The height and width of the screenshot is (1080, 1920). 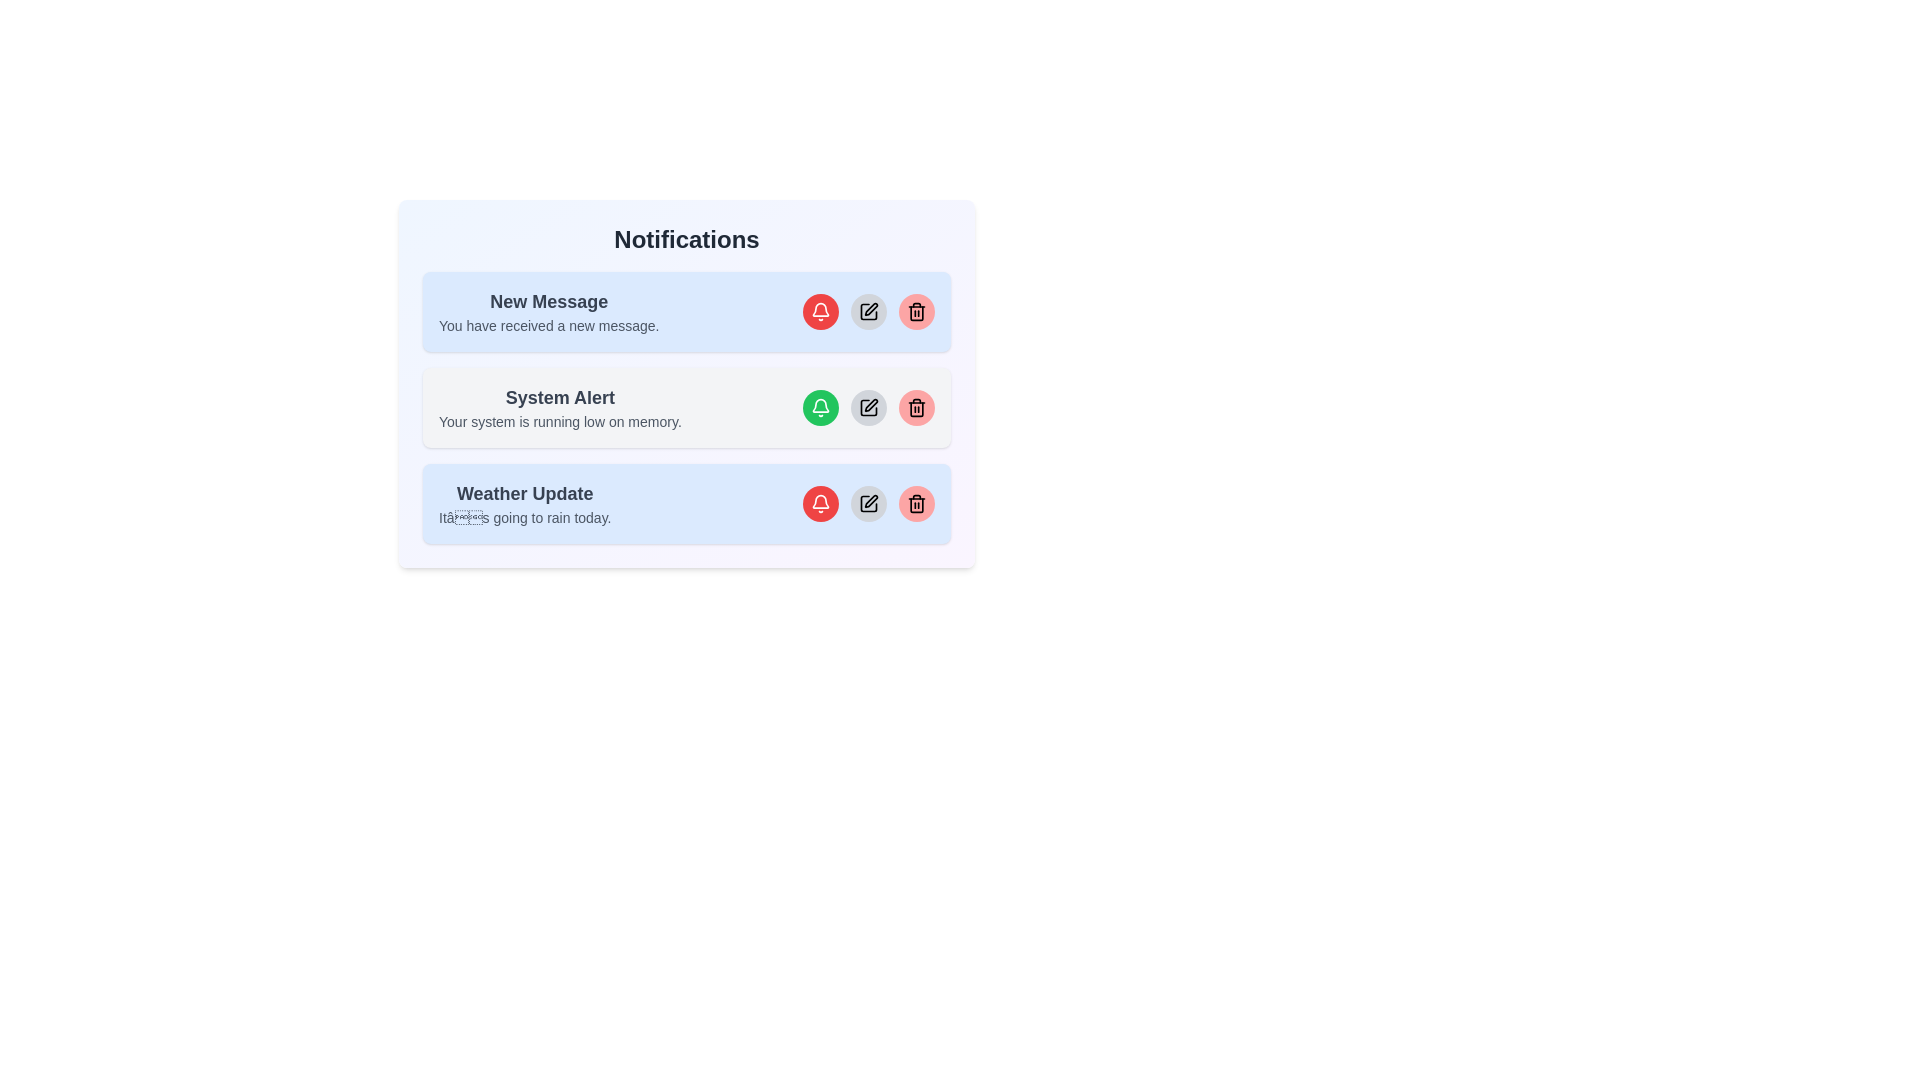 What do you see at coordinates (868, 312) in the screenshot?
I see `the edit button for the notification titled 'New Message'` at bounding box center [868, 312].